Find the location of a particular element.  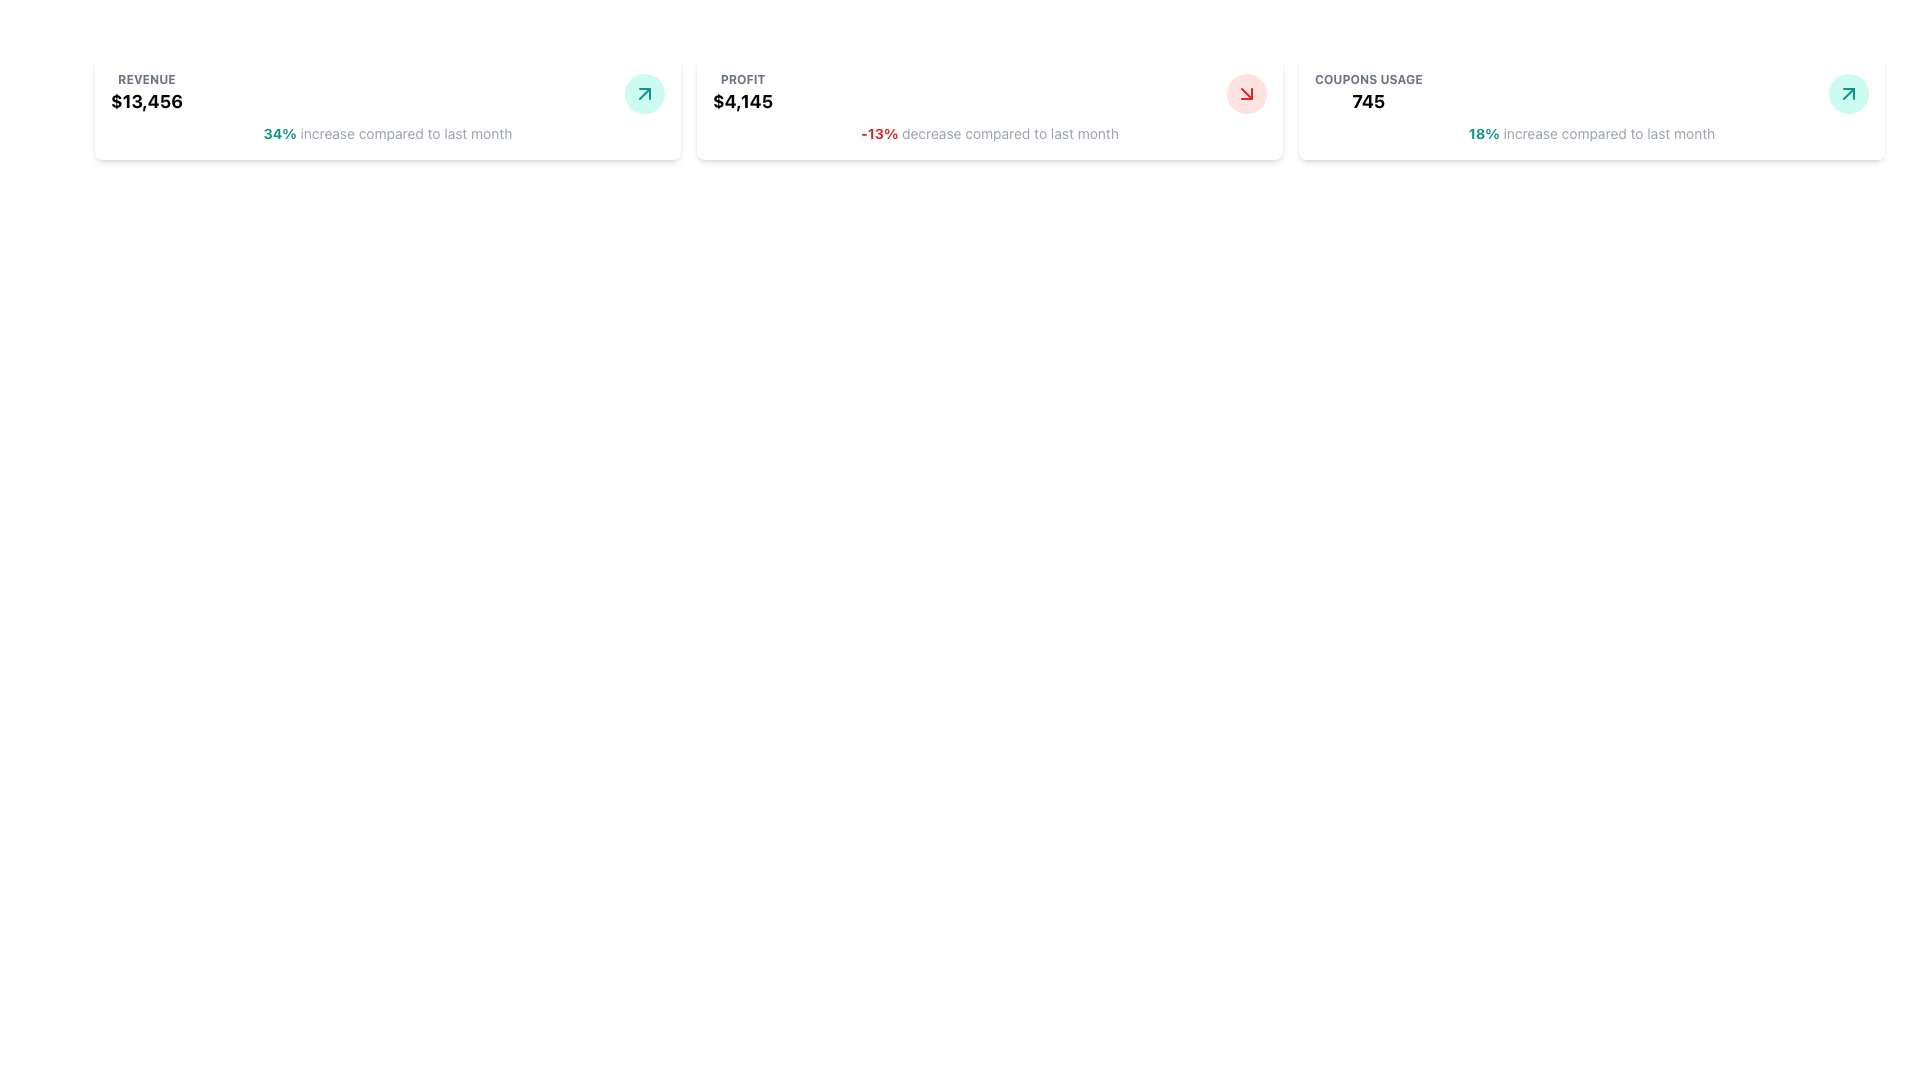

the circular teal icon button with an upward right arrow located to the right of the '745' text in the 'Coupons usage 745' UI component is located at coordinates (1847, 93).